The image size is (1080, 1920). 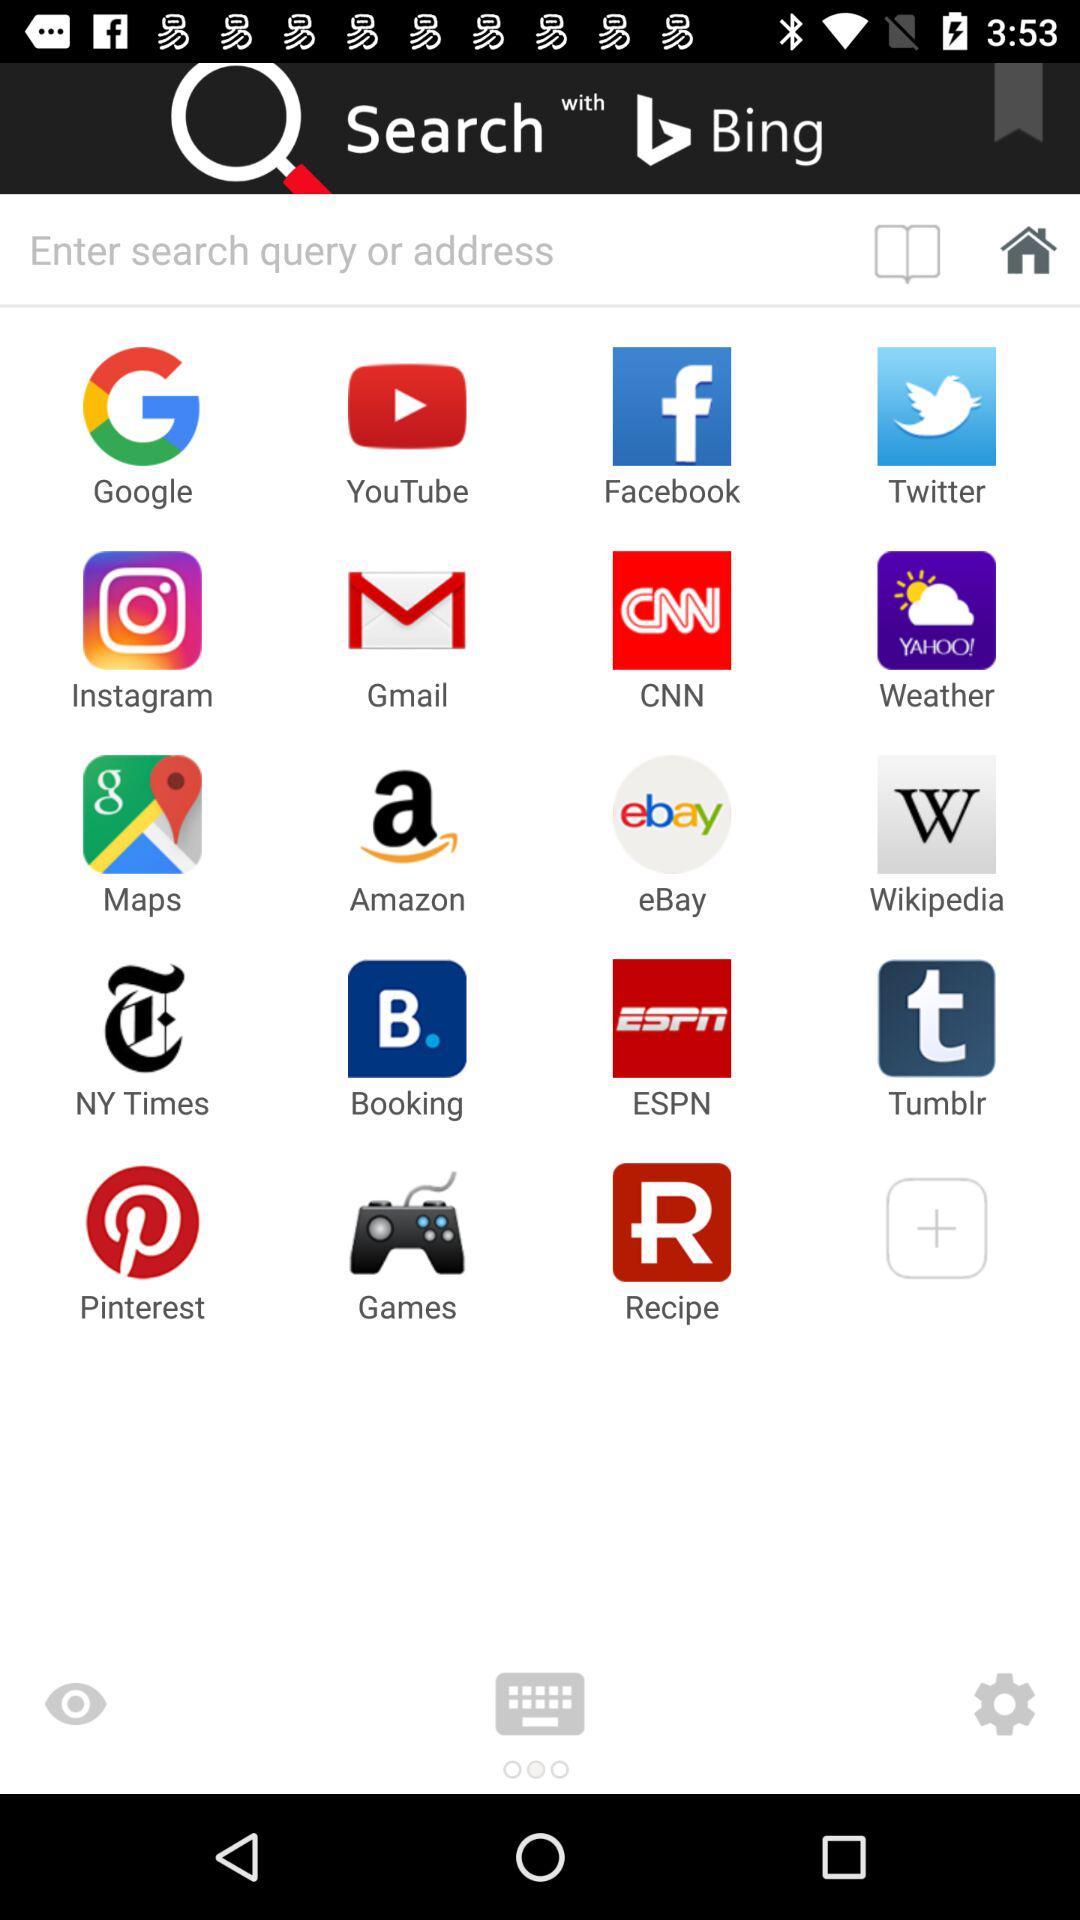 What do you see at coordinates (431, 248) in the screenshot?
I see `search for something` at bounding box center [431, 248].